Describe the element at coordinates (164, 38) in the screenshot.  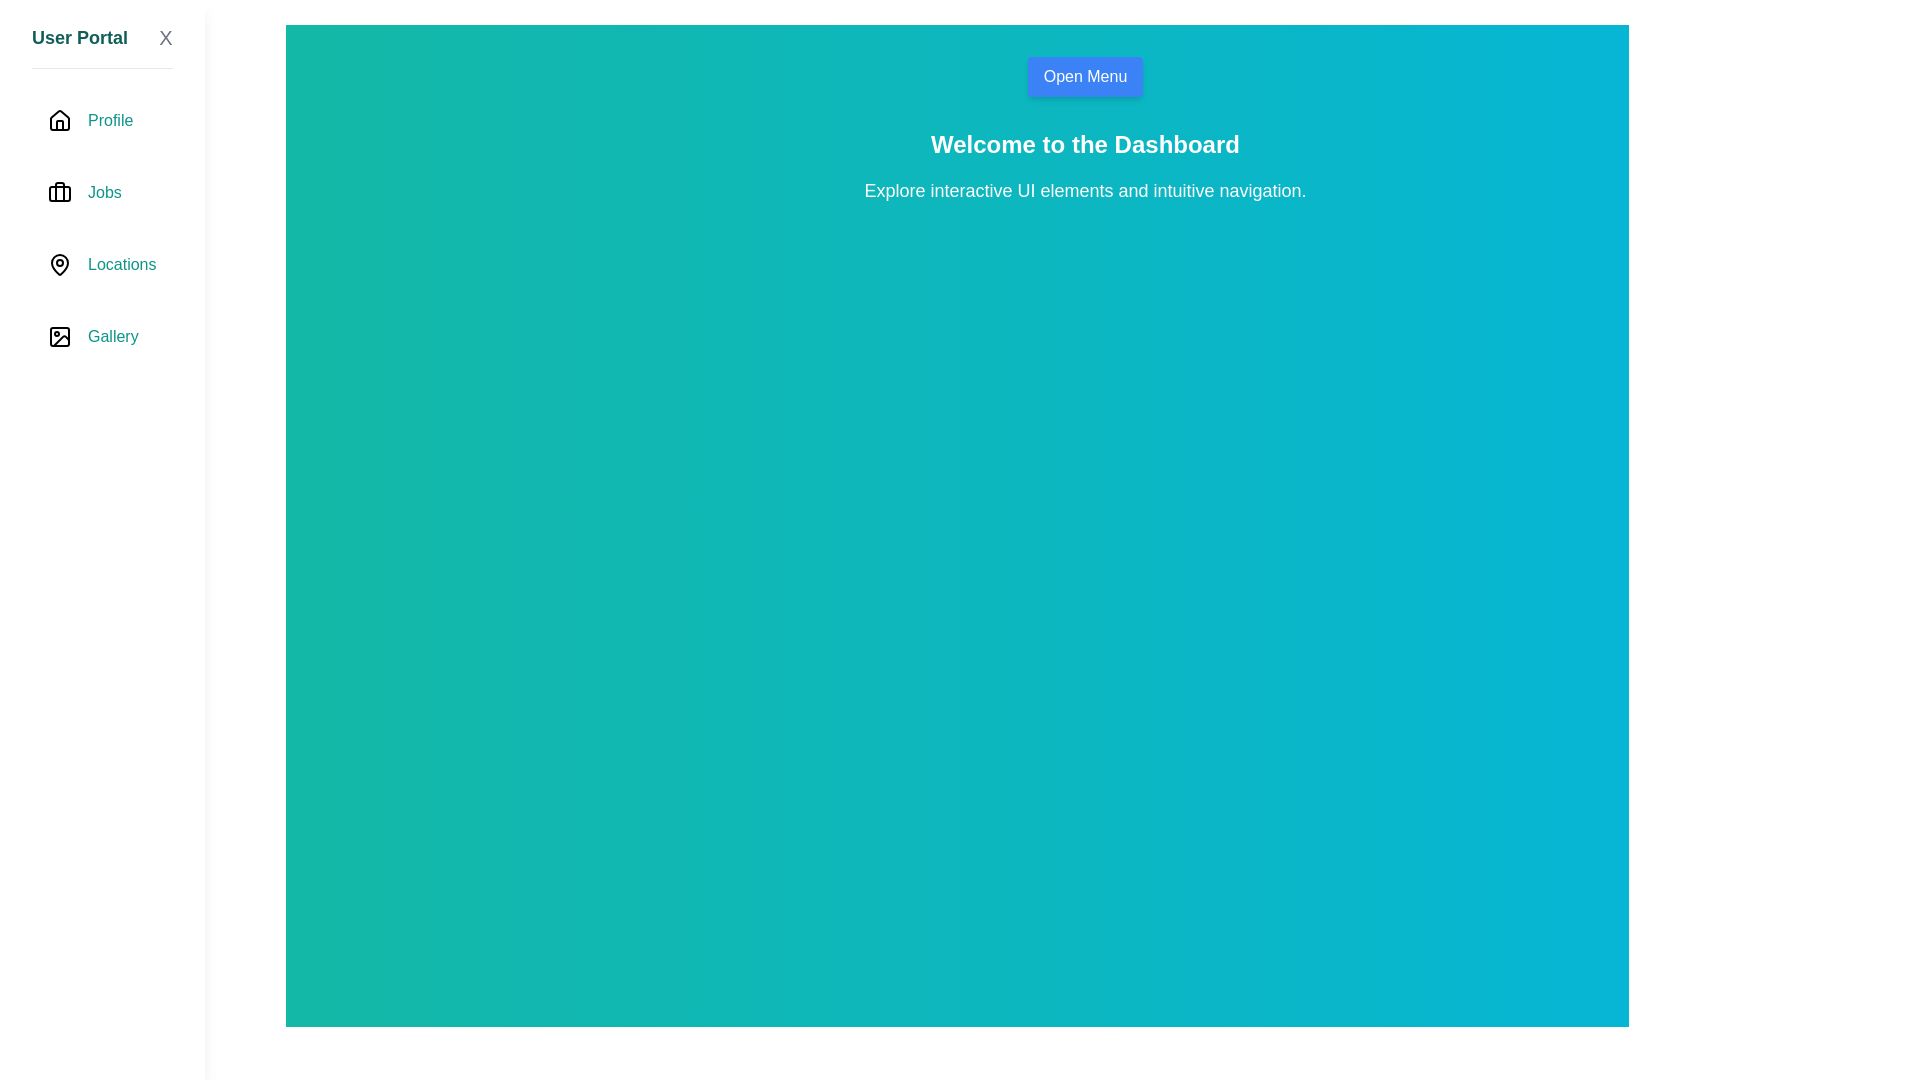
I see `close button in the sidebar to hide the menu` at that location.